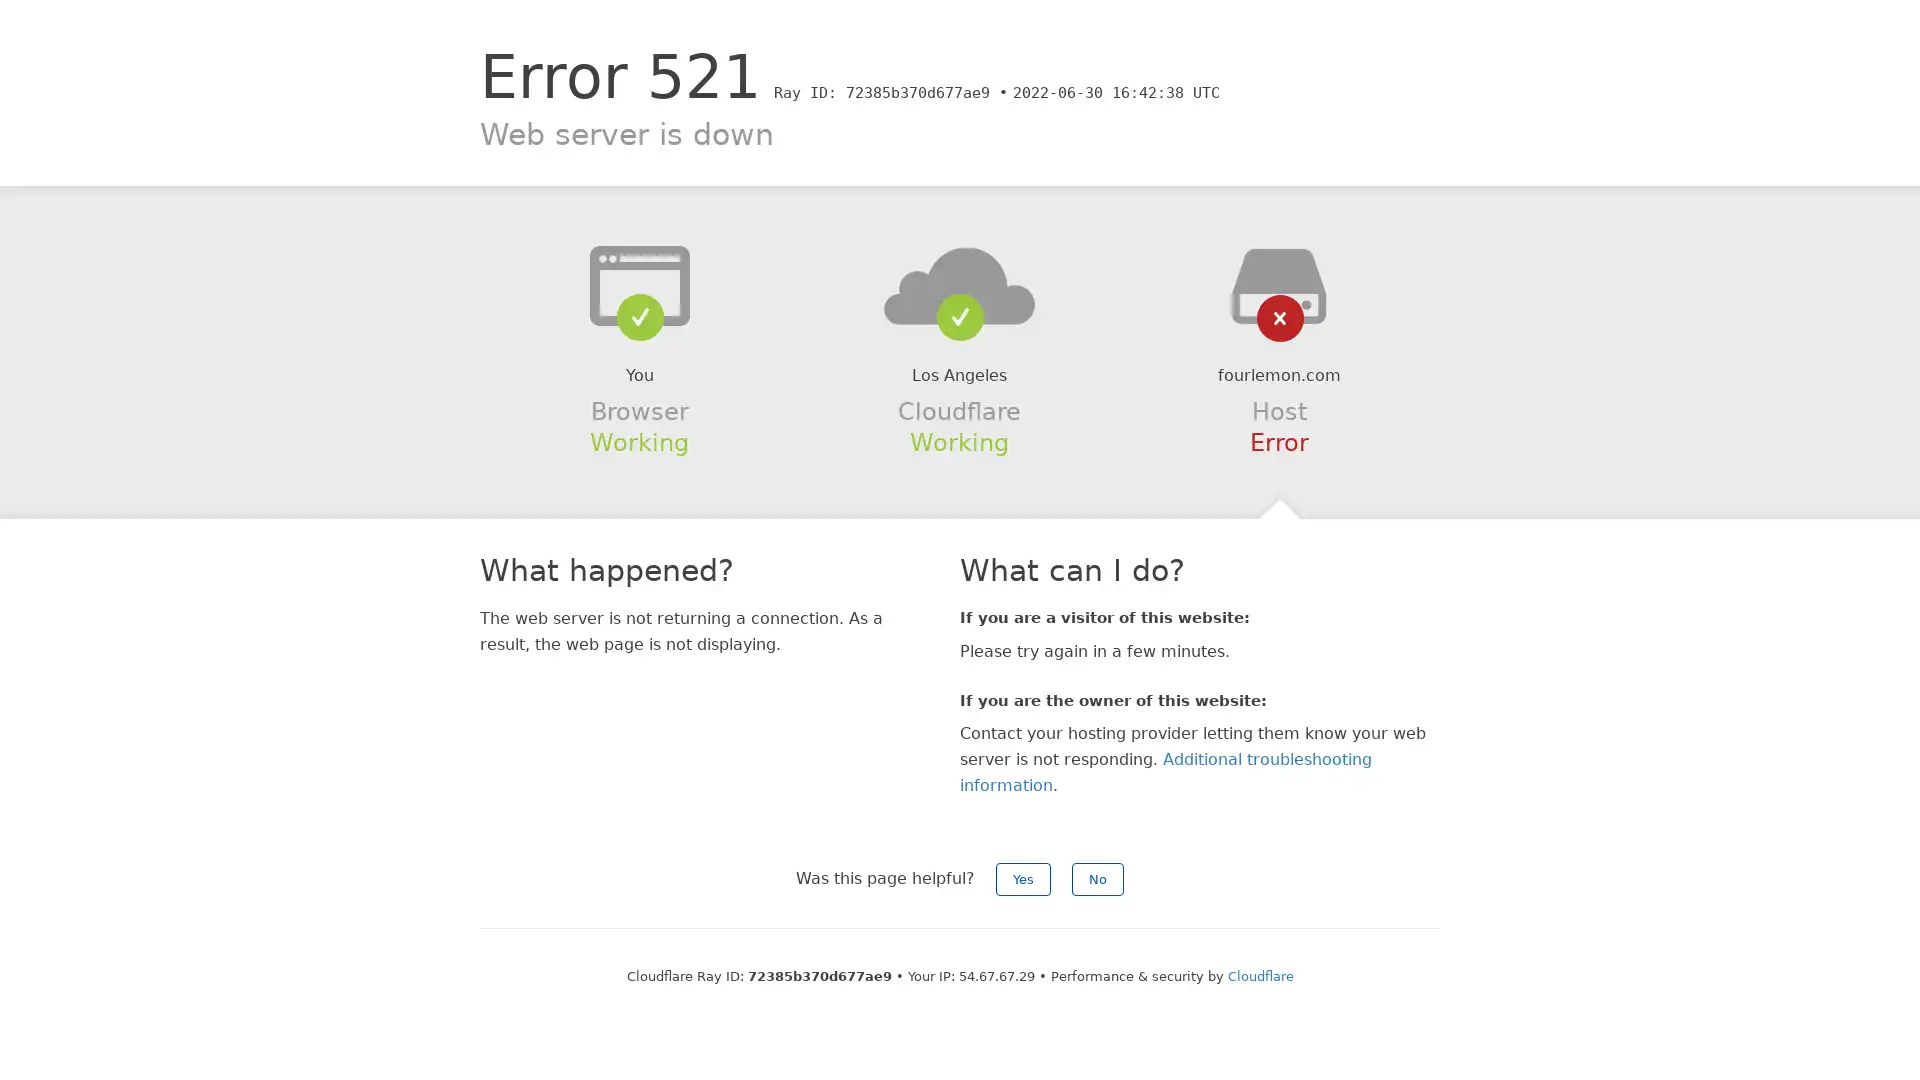 The width and height of the screenshot is (1920, 1080). Describe the element at coordinates (1097, 878) in the screenshot. I see `No` at that location.